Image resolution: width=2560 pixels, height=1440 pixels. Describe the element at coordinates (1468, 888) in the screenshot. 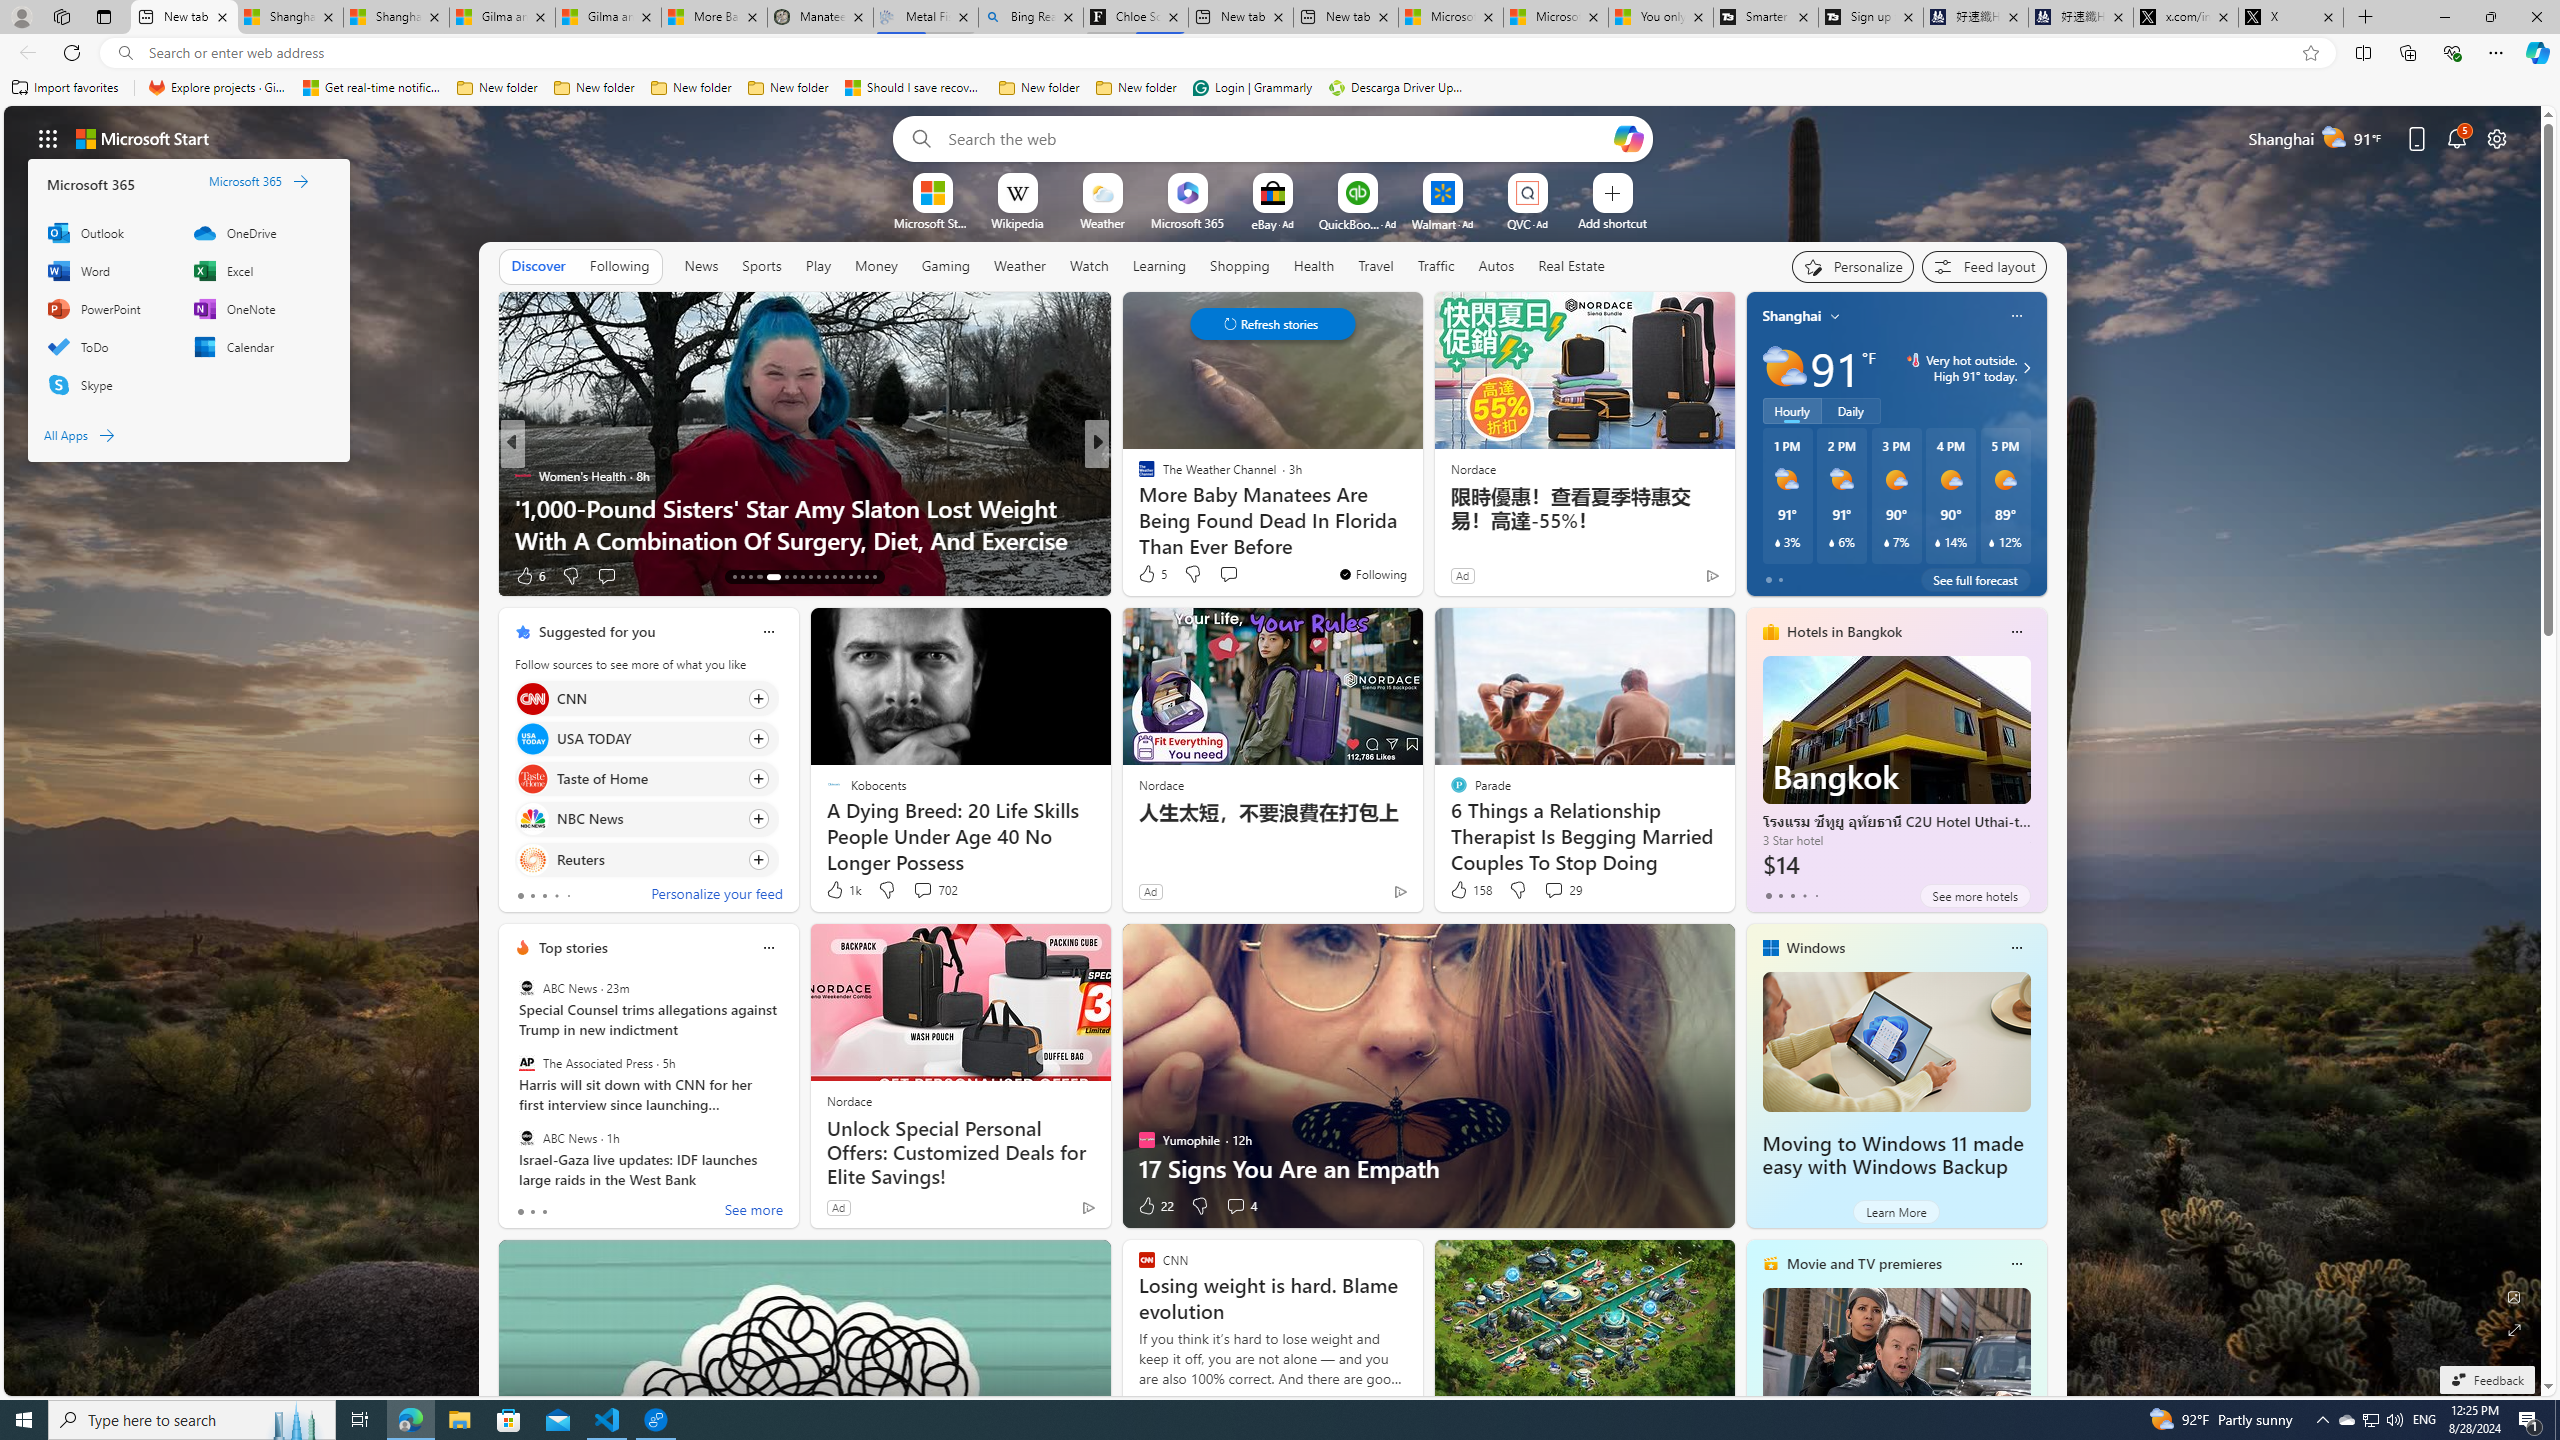

I see `'158 Like'` at that location.